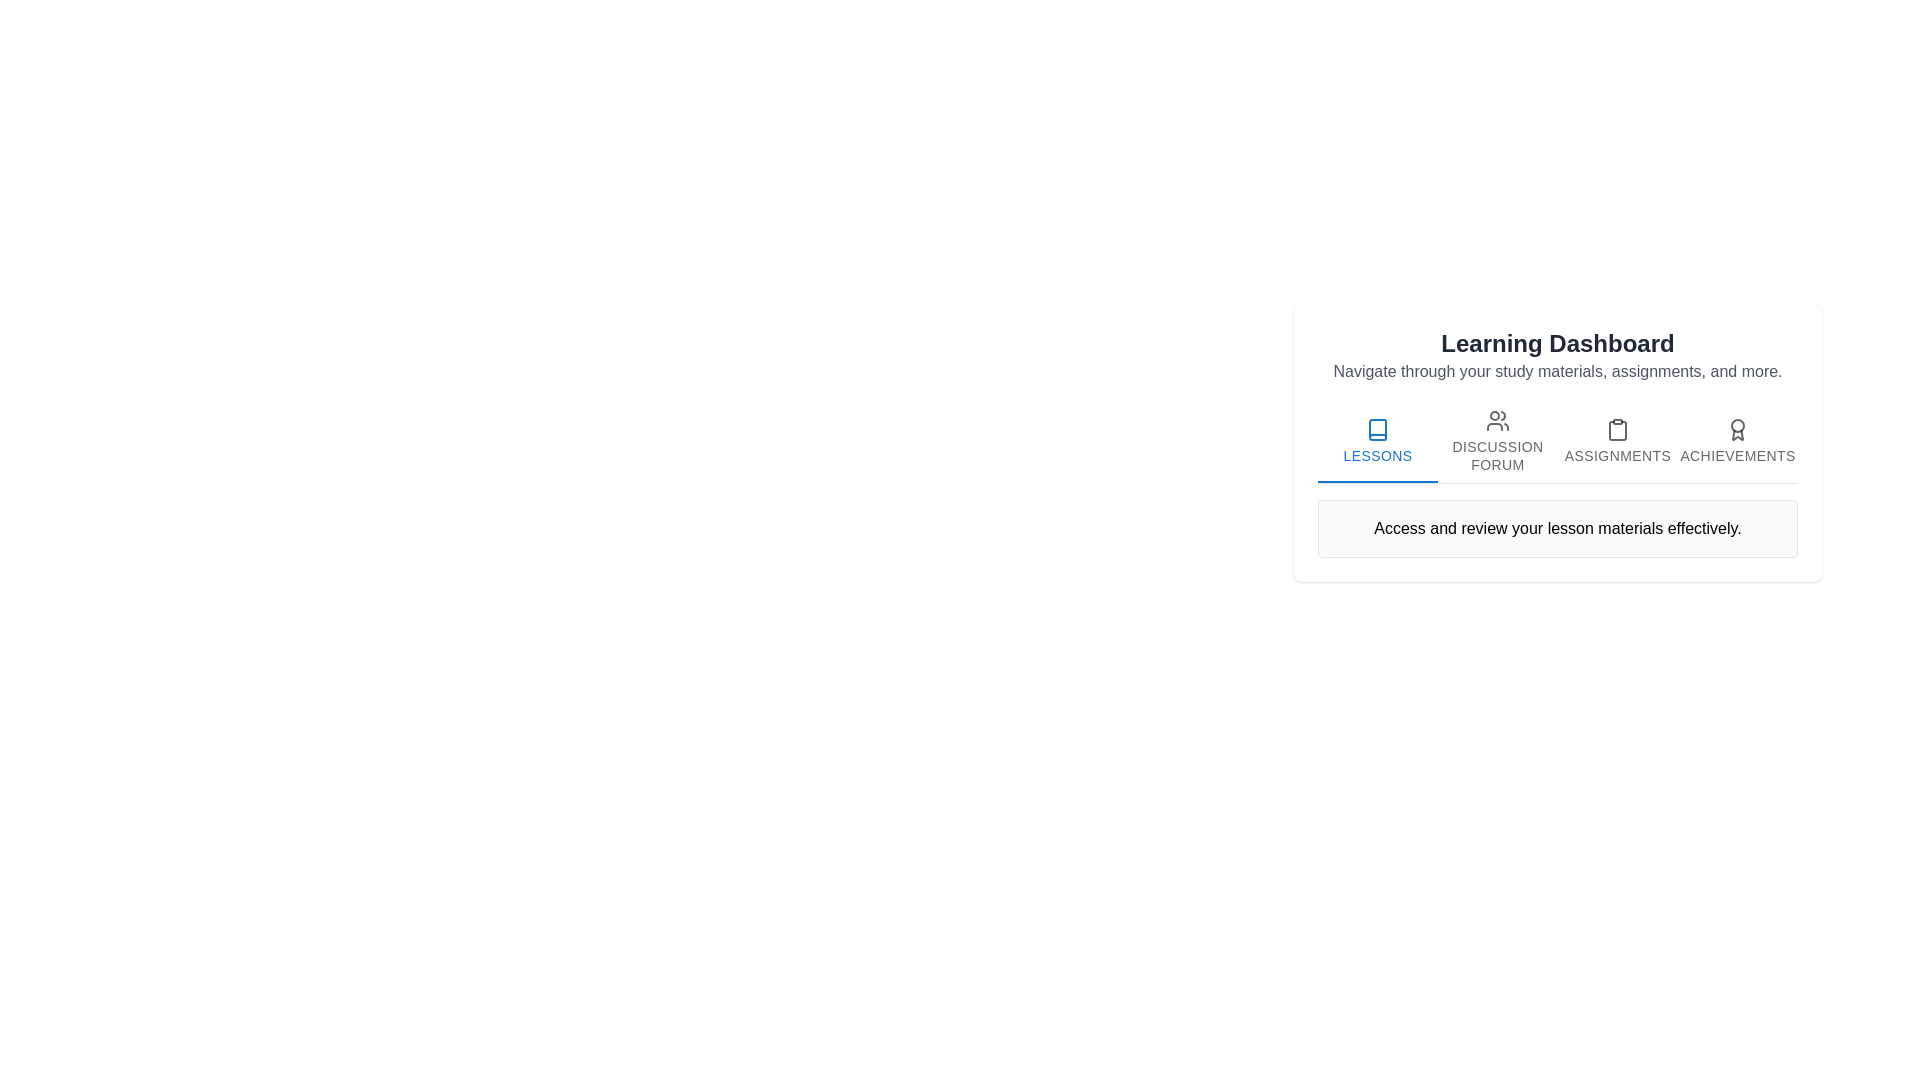  I want to click on the decorative ribbon detail within the award icon located at the lower part of the ACHIEVEMENTS tab icon beneath the Learning Dashboard heading, so click(1736, 434).